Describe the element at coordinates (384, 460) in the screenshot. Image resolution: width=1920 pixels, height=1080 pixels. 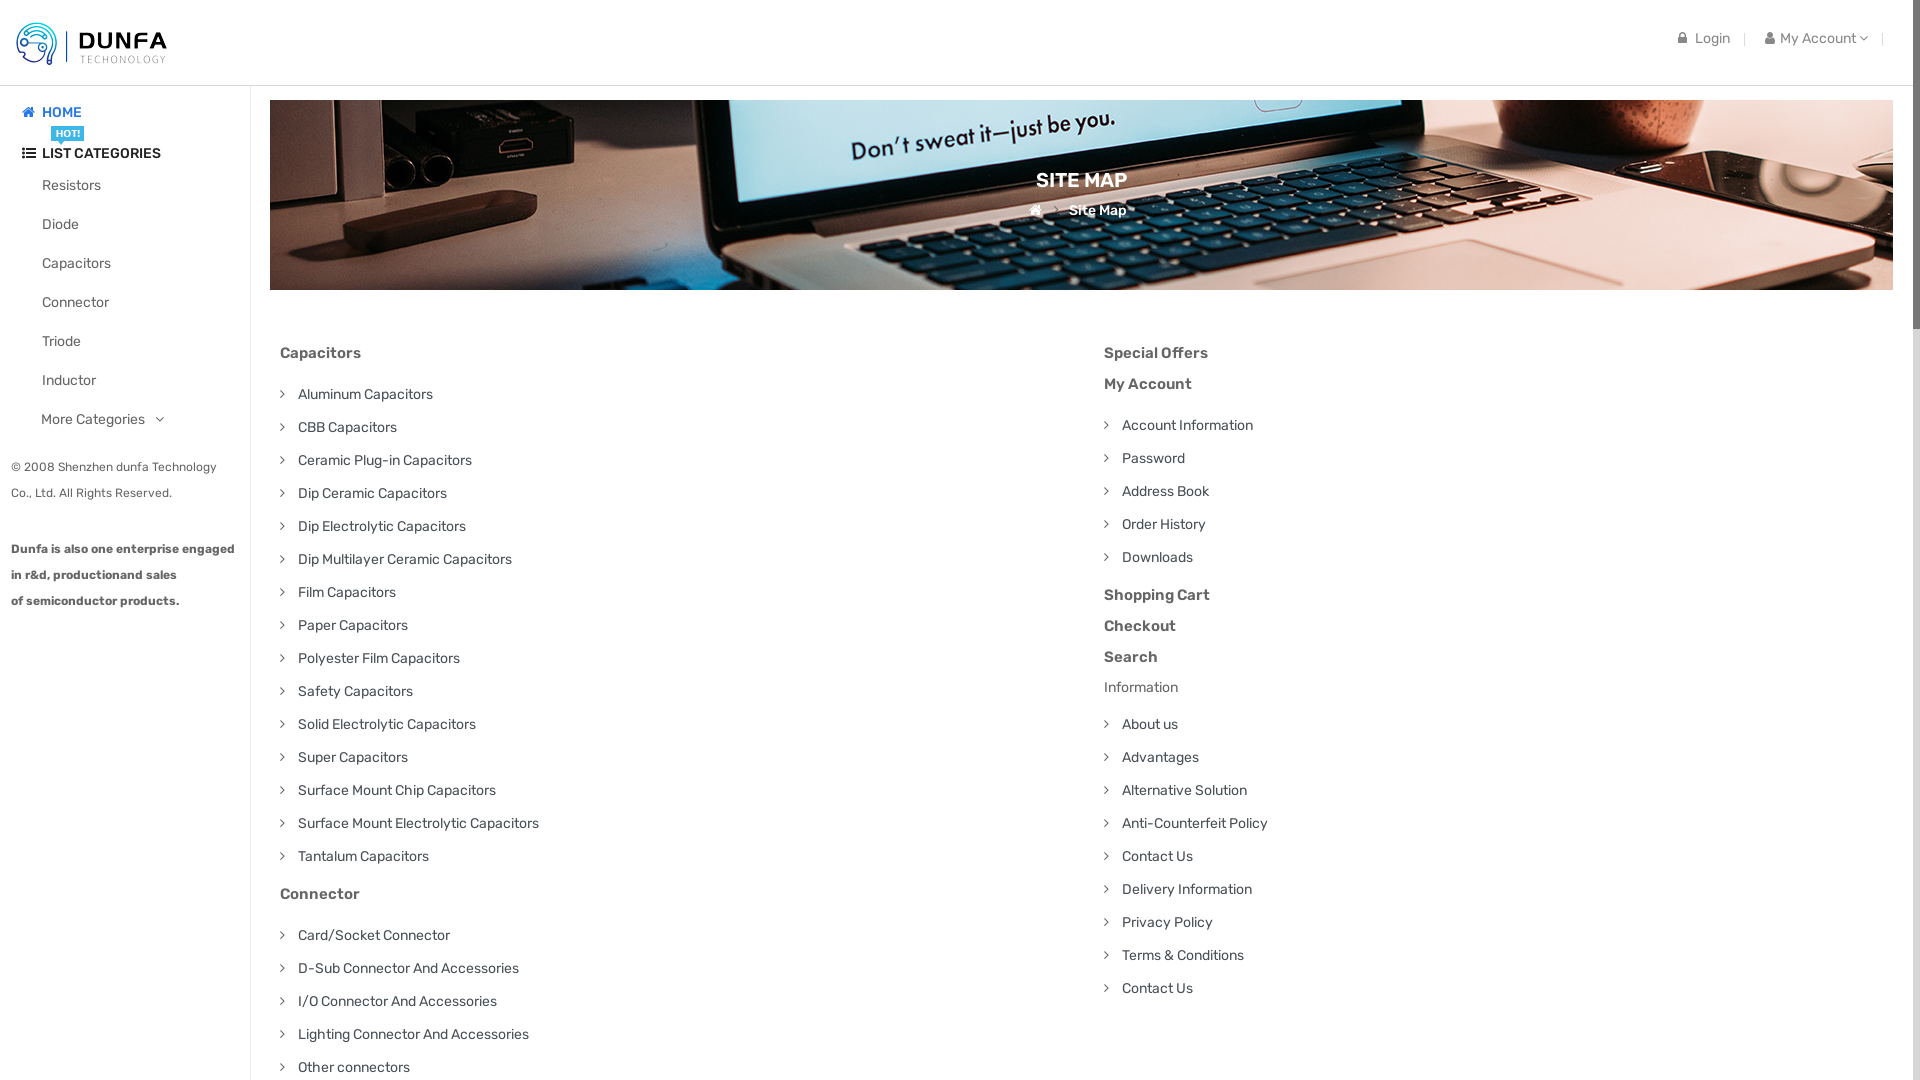
I see `'Ceramic Plug-in Capacitors'` at that location.